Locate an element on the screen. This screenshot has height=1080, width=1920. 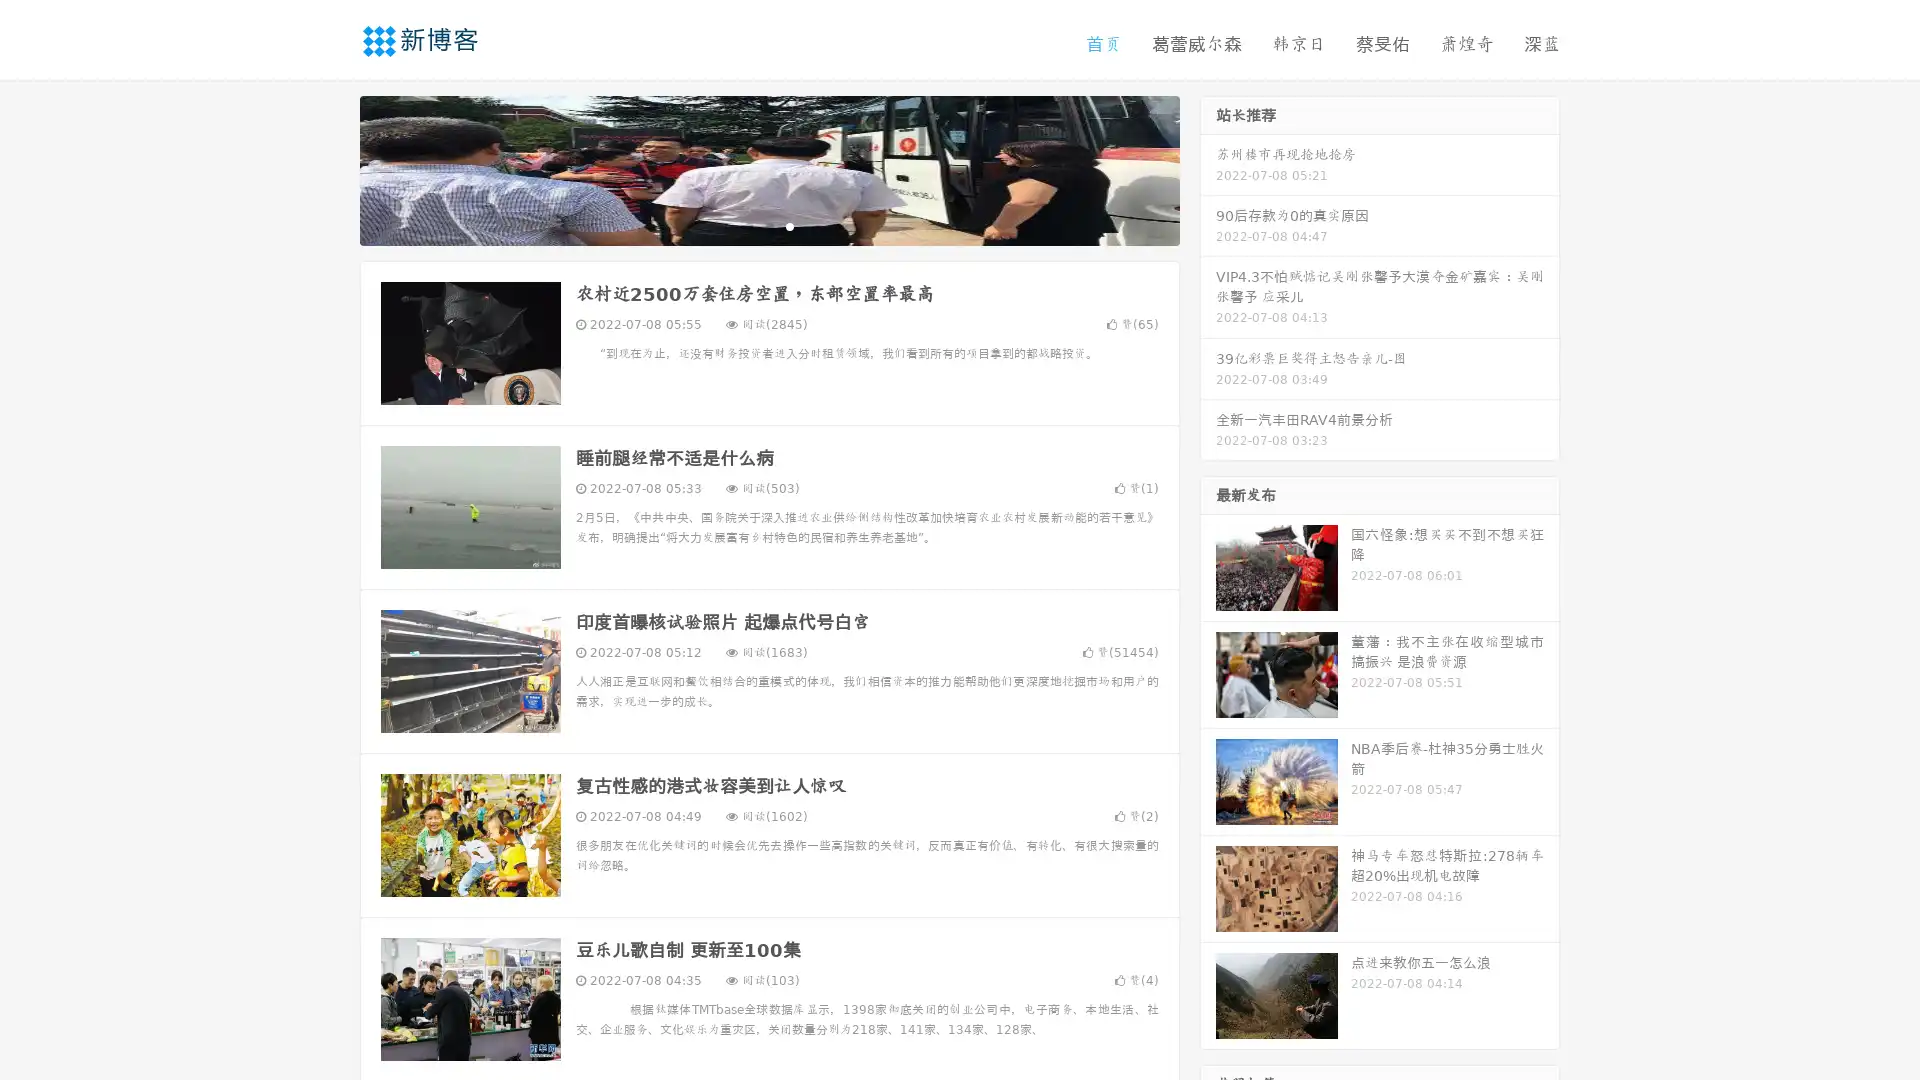
Go to slide 2 is located at coordinates (768, 225).